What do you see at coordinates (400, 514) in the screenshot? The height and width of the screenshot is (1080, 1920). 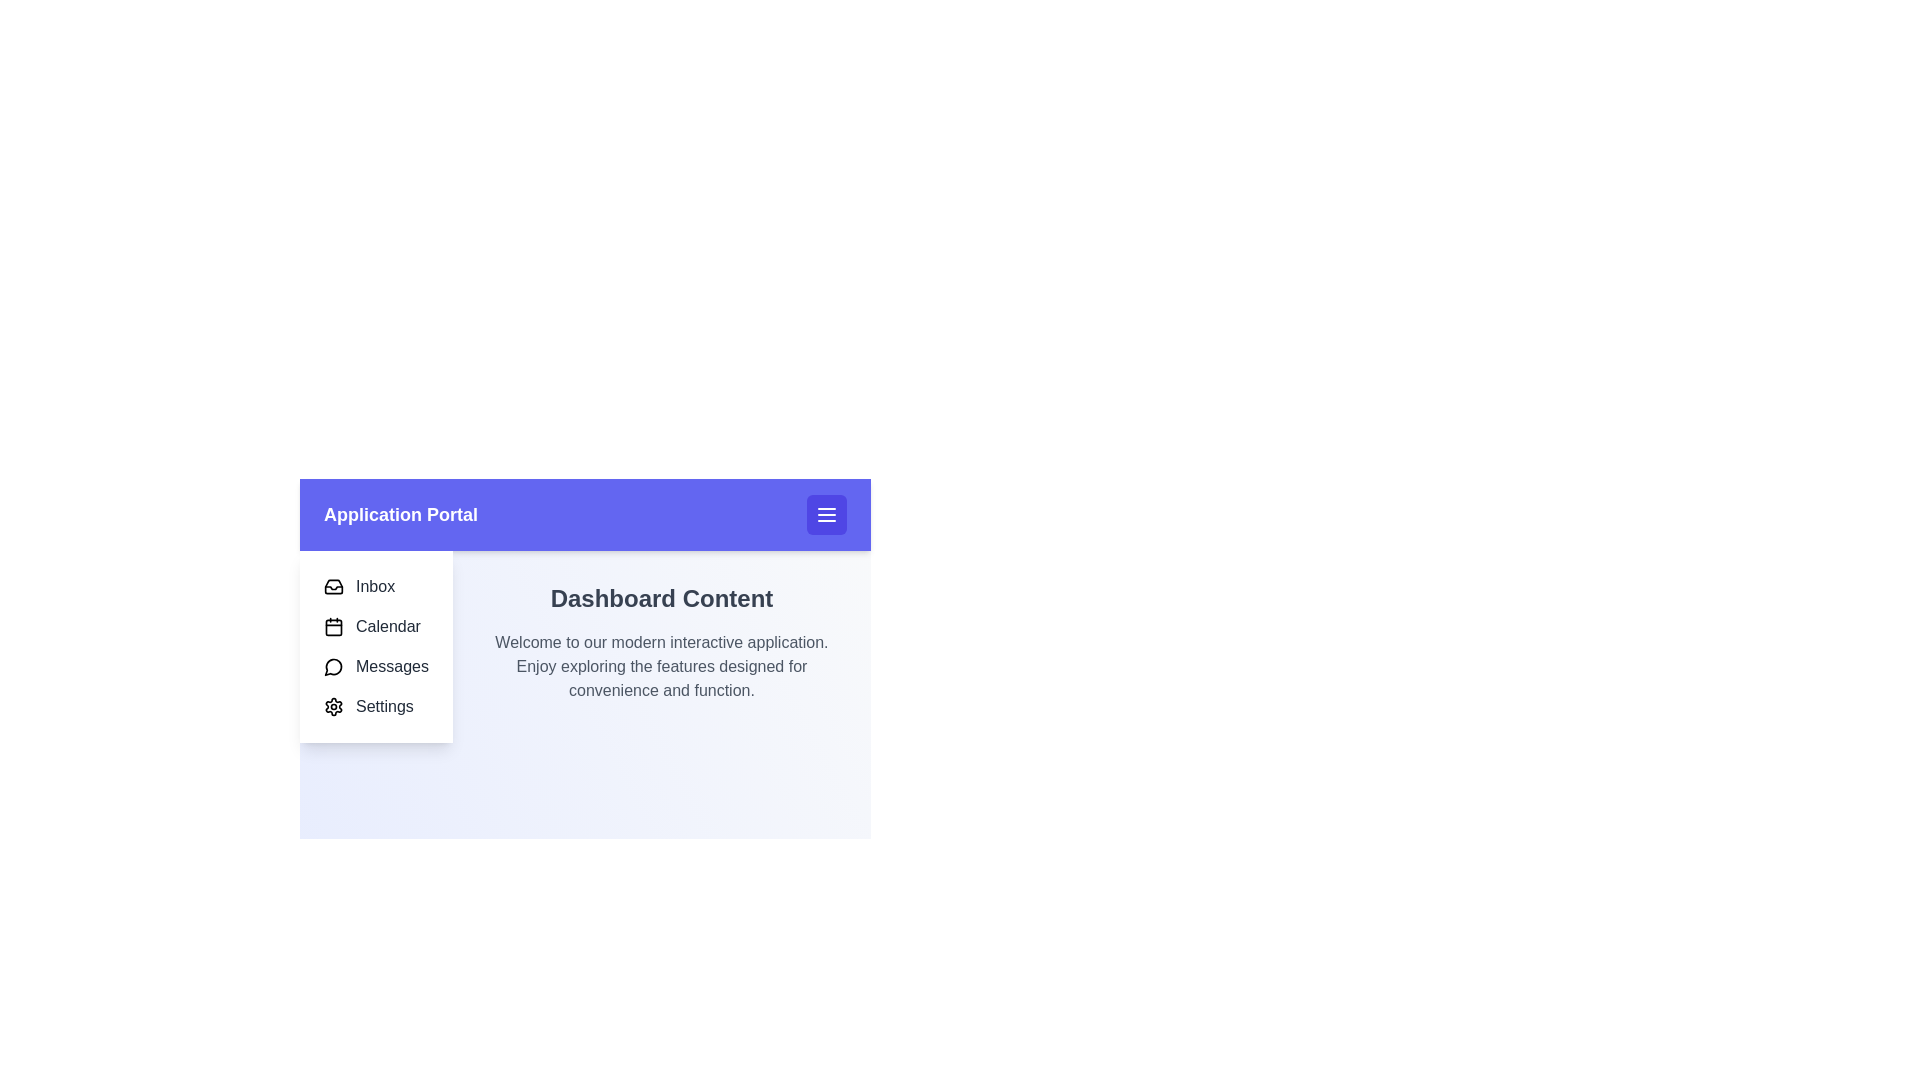 I see `the text label located in the left section of the blue header bar, which serves as an identifier for the application interface` at bounding box center [400, 514].